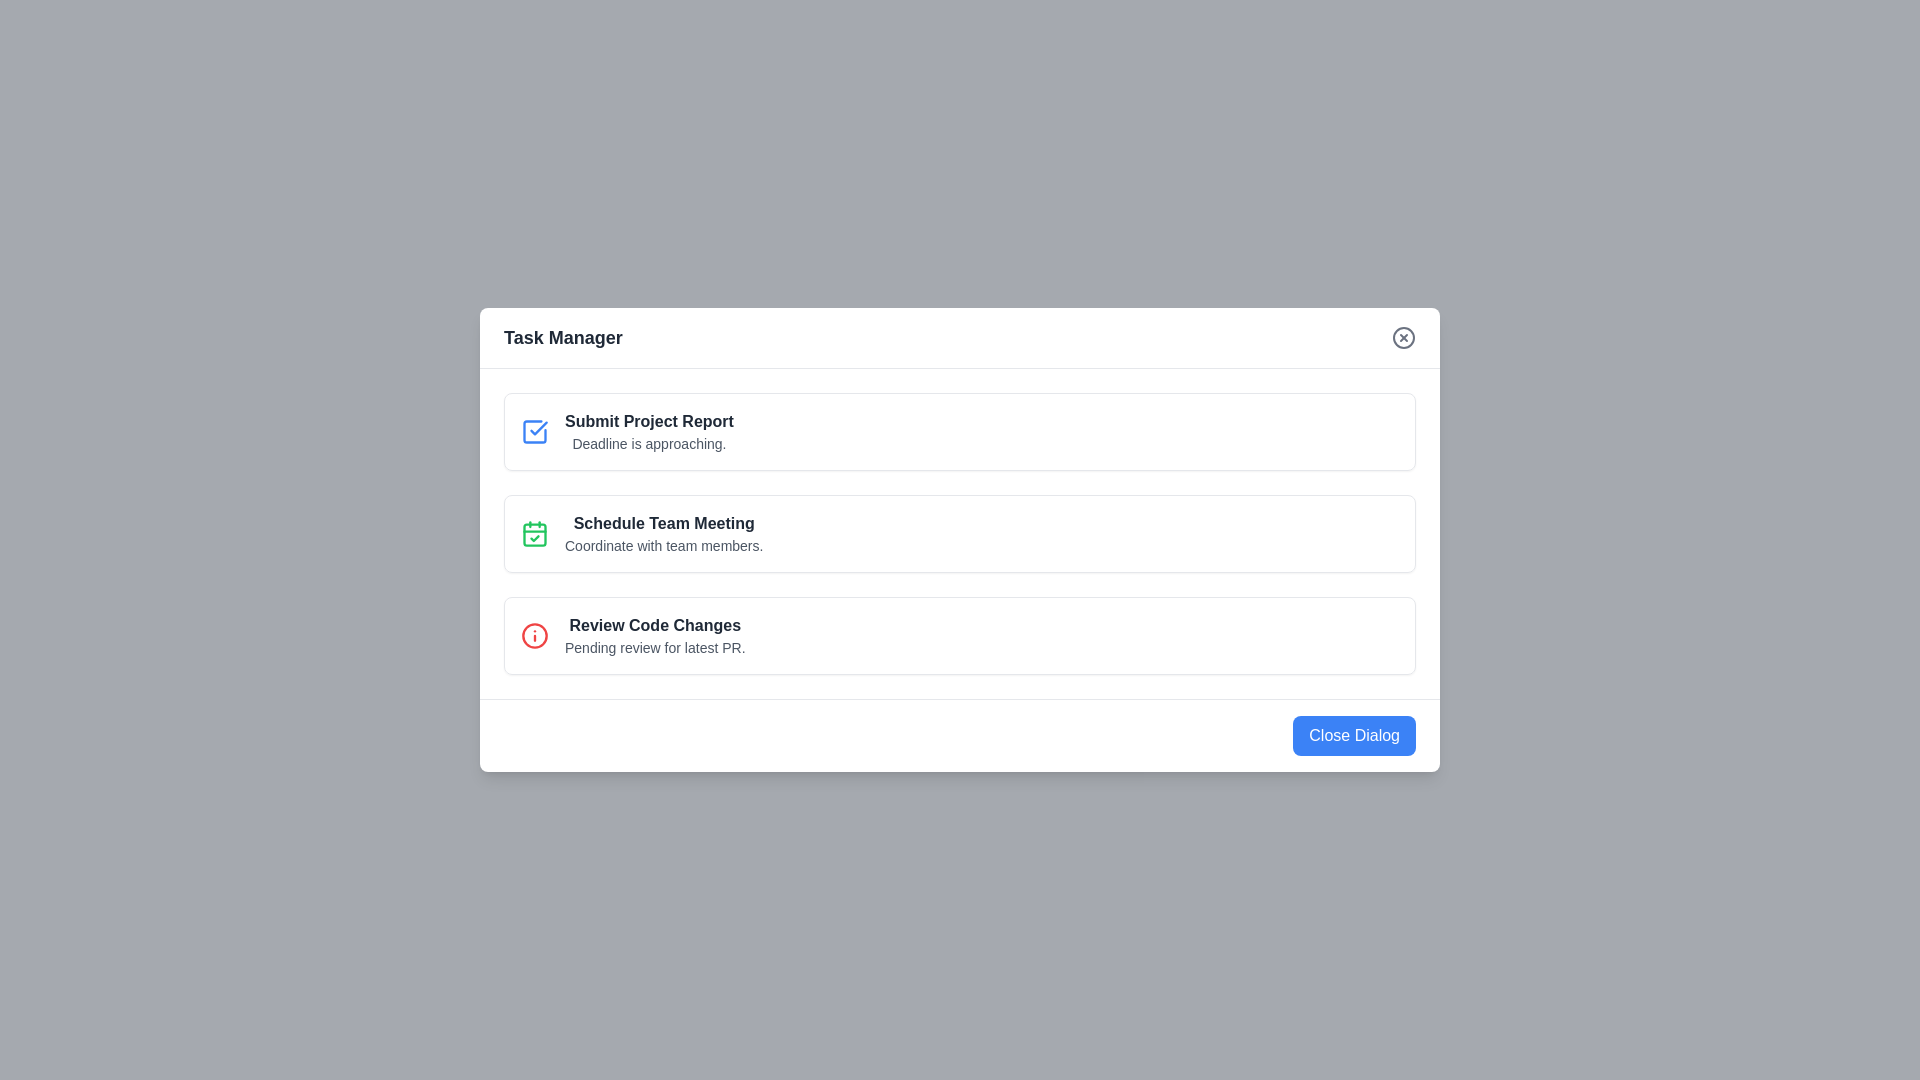 Image resolution: width=1920 pixels, height=1080 pixels. I want to click on 'Close Dialog' button to close the dialog, so click(1354, 736).